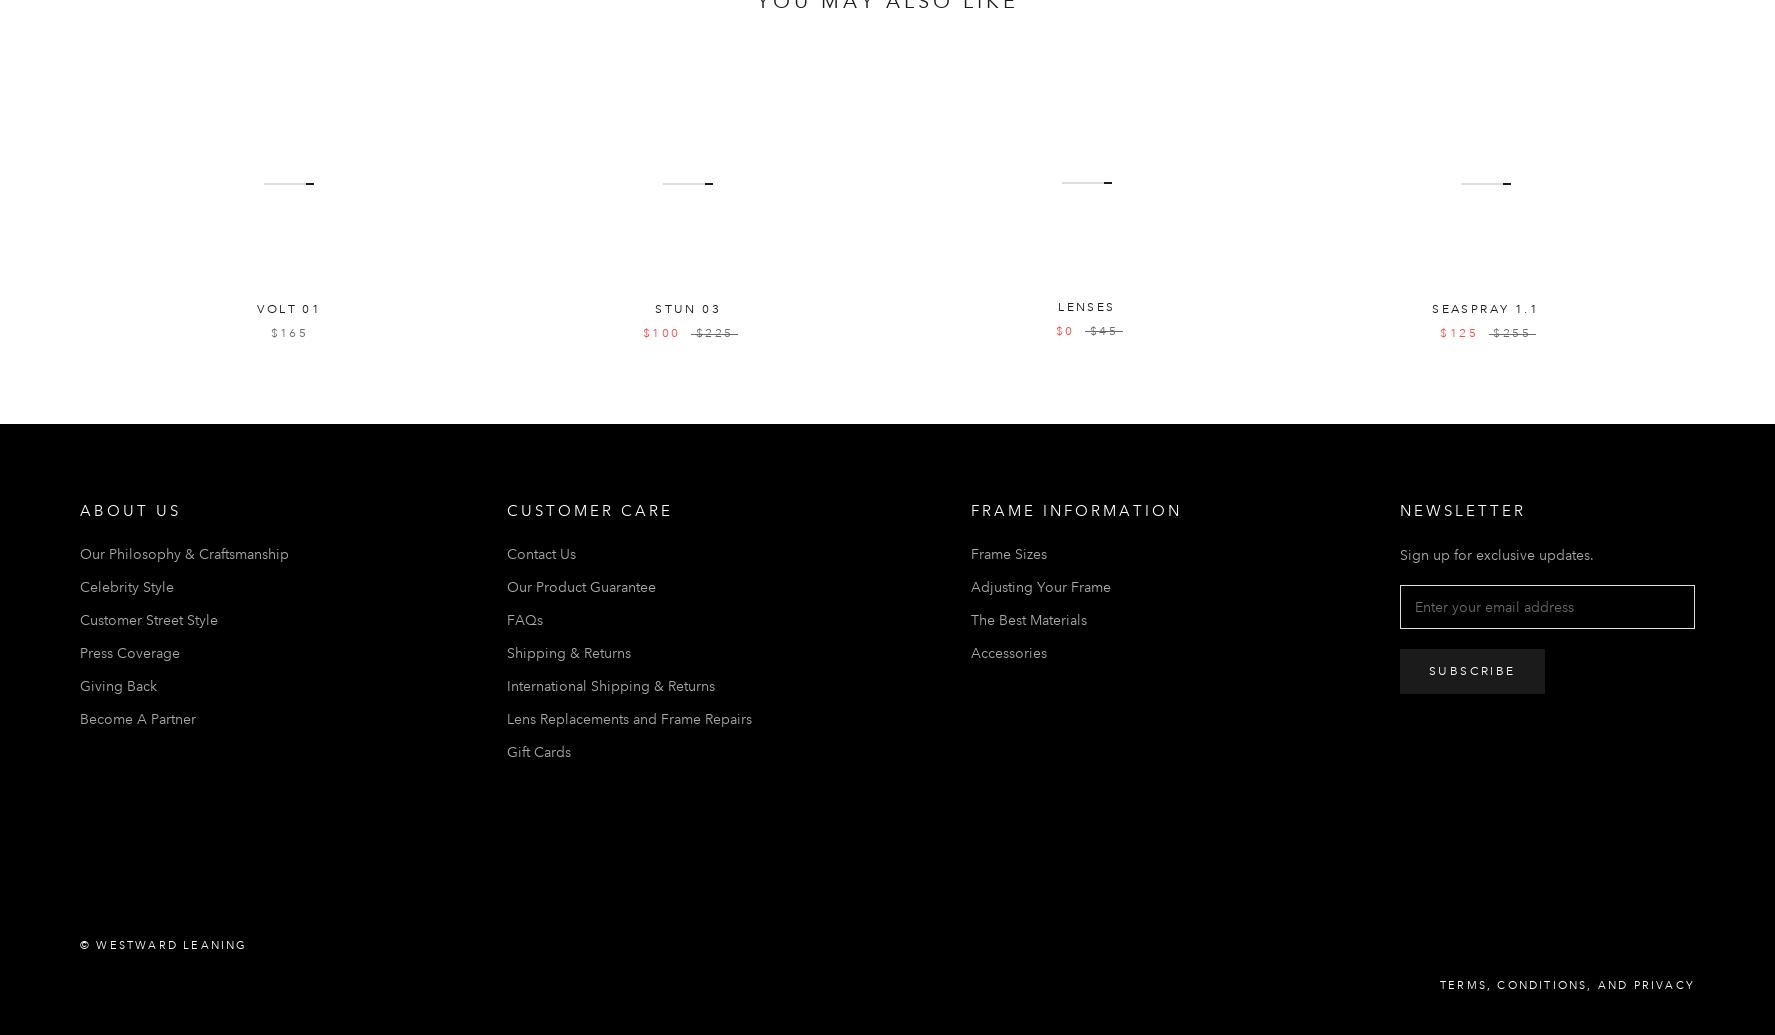 Image resolution: width=1775 pixels, height=1035 pixels. Describe the element at coordinates (148, 618) in the screenshot. I see `'Customer Street Style'` at that location.